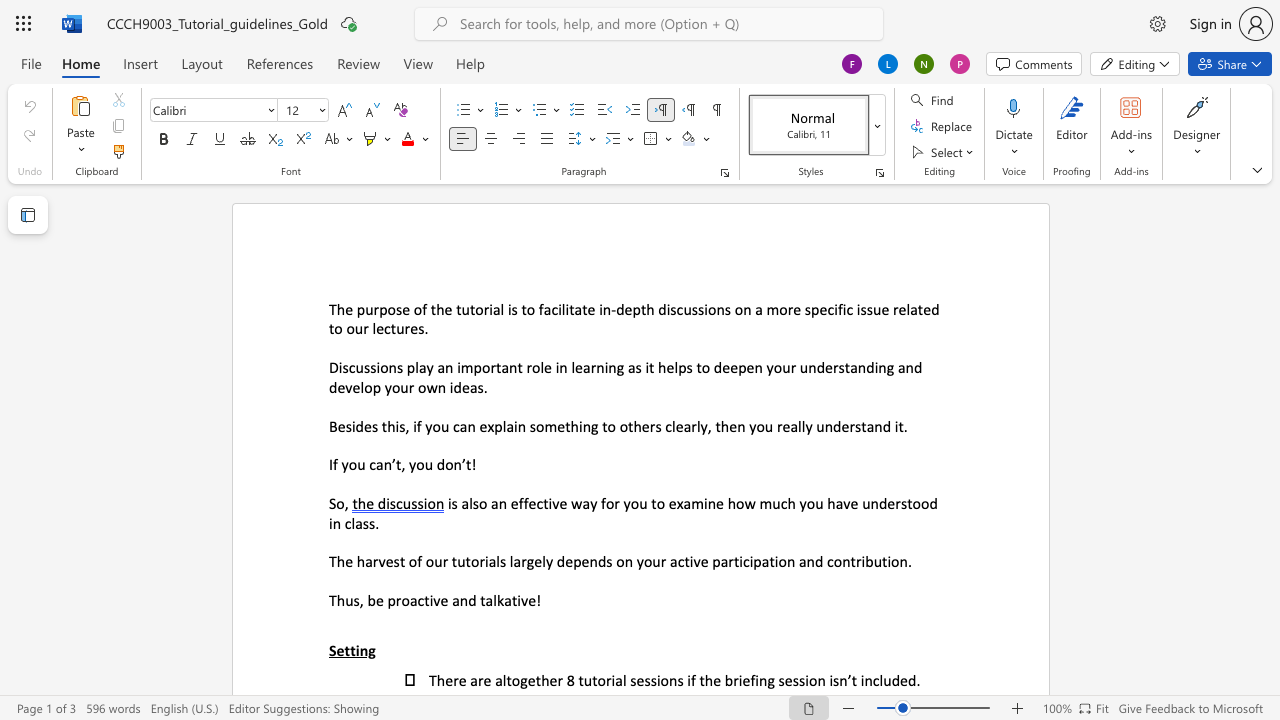 The width and height of the screenshot is (1280, 720). Describe the element at coordinates (399, 561) in the screenshot. I see `the space between the continuous character "s" and "t" in the text` at that location.